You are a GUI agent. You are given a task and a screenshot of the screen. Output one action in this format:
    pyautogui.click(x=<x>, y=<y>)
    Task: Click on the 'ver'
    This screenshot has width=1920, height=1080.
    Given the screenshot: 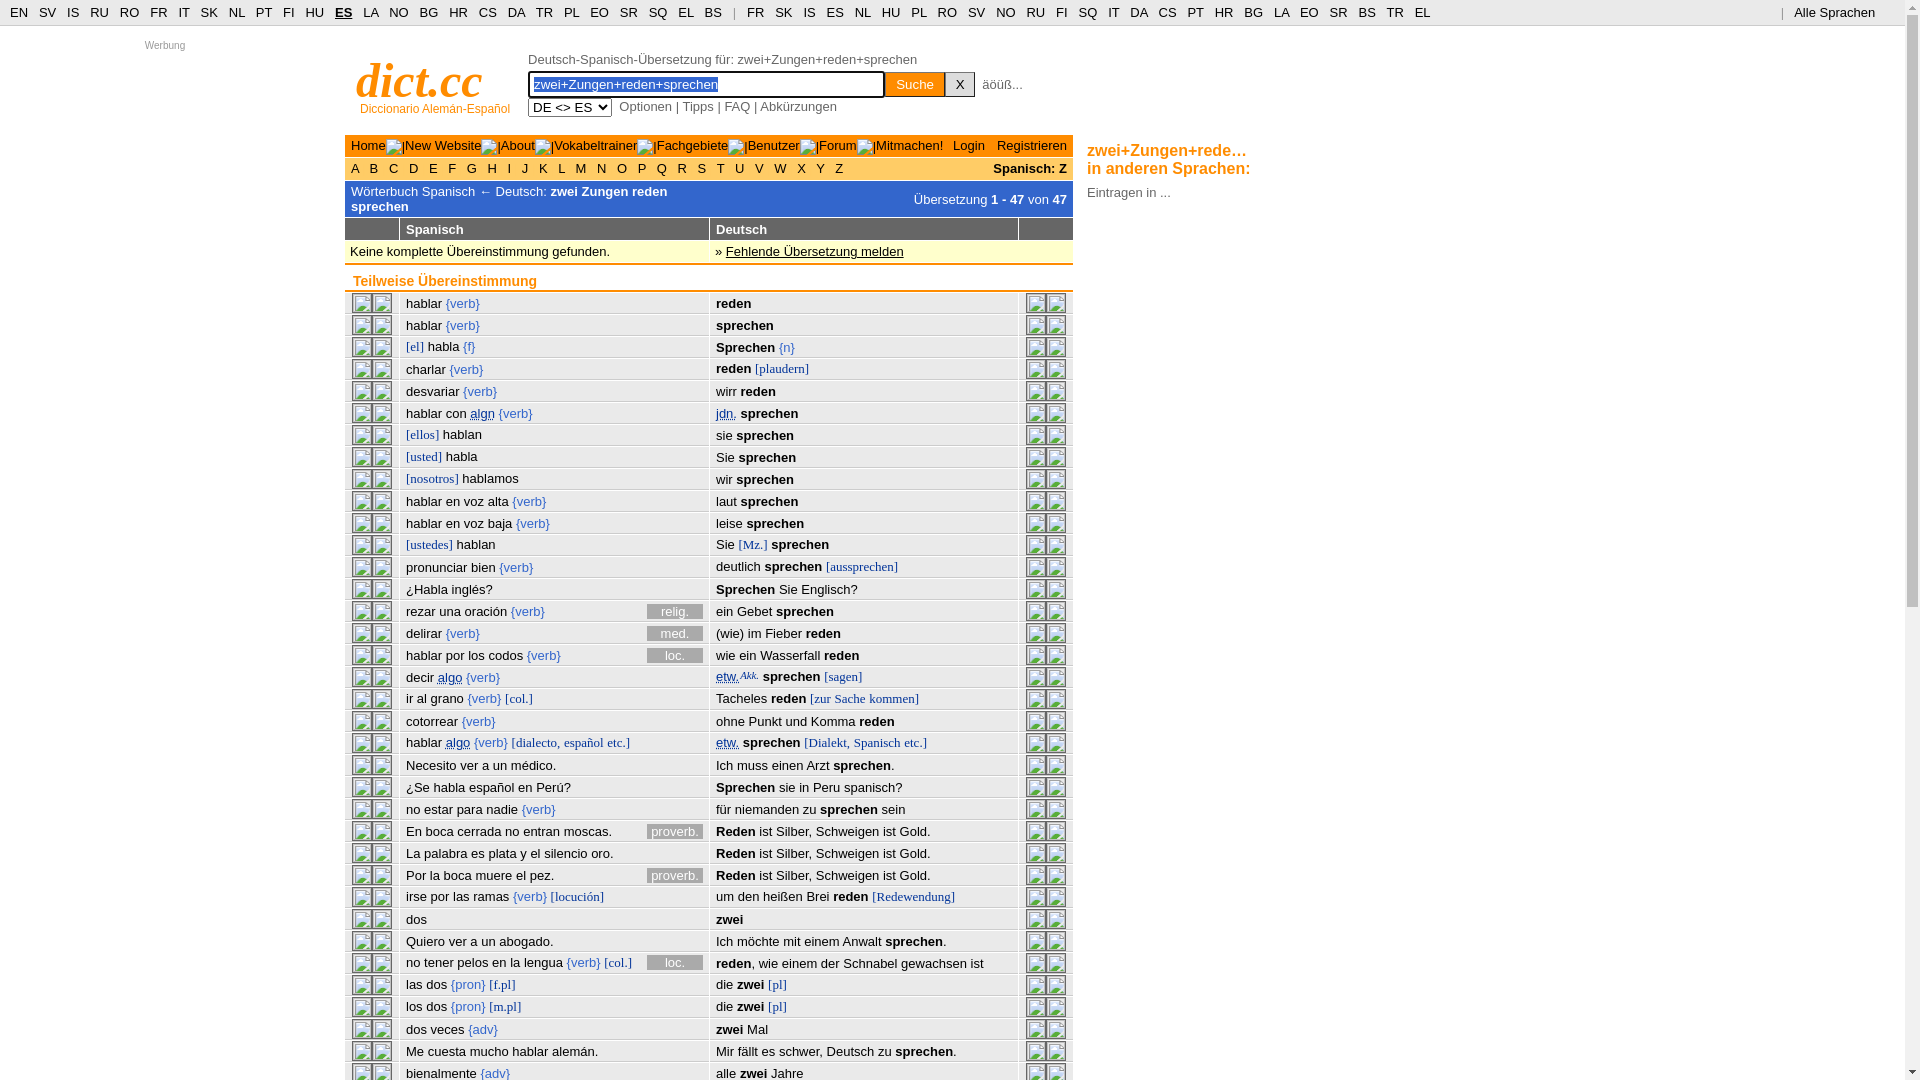 What is the action you would take?
    pyautogui.click(x=459, y=765)
    